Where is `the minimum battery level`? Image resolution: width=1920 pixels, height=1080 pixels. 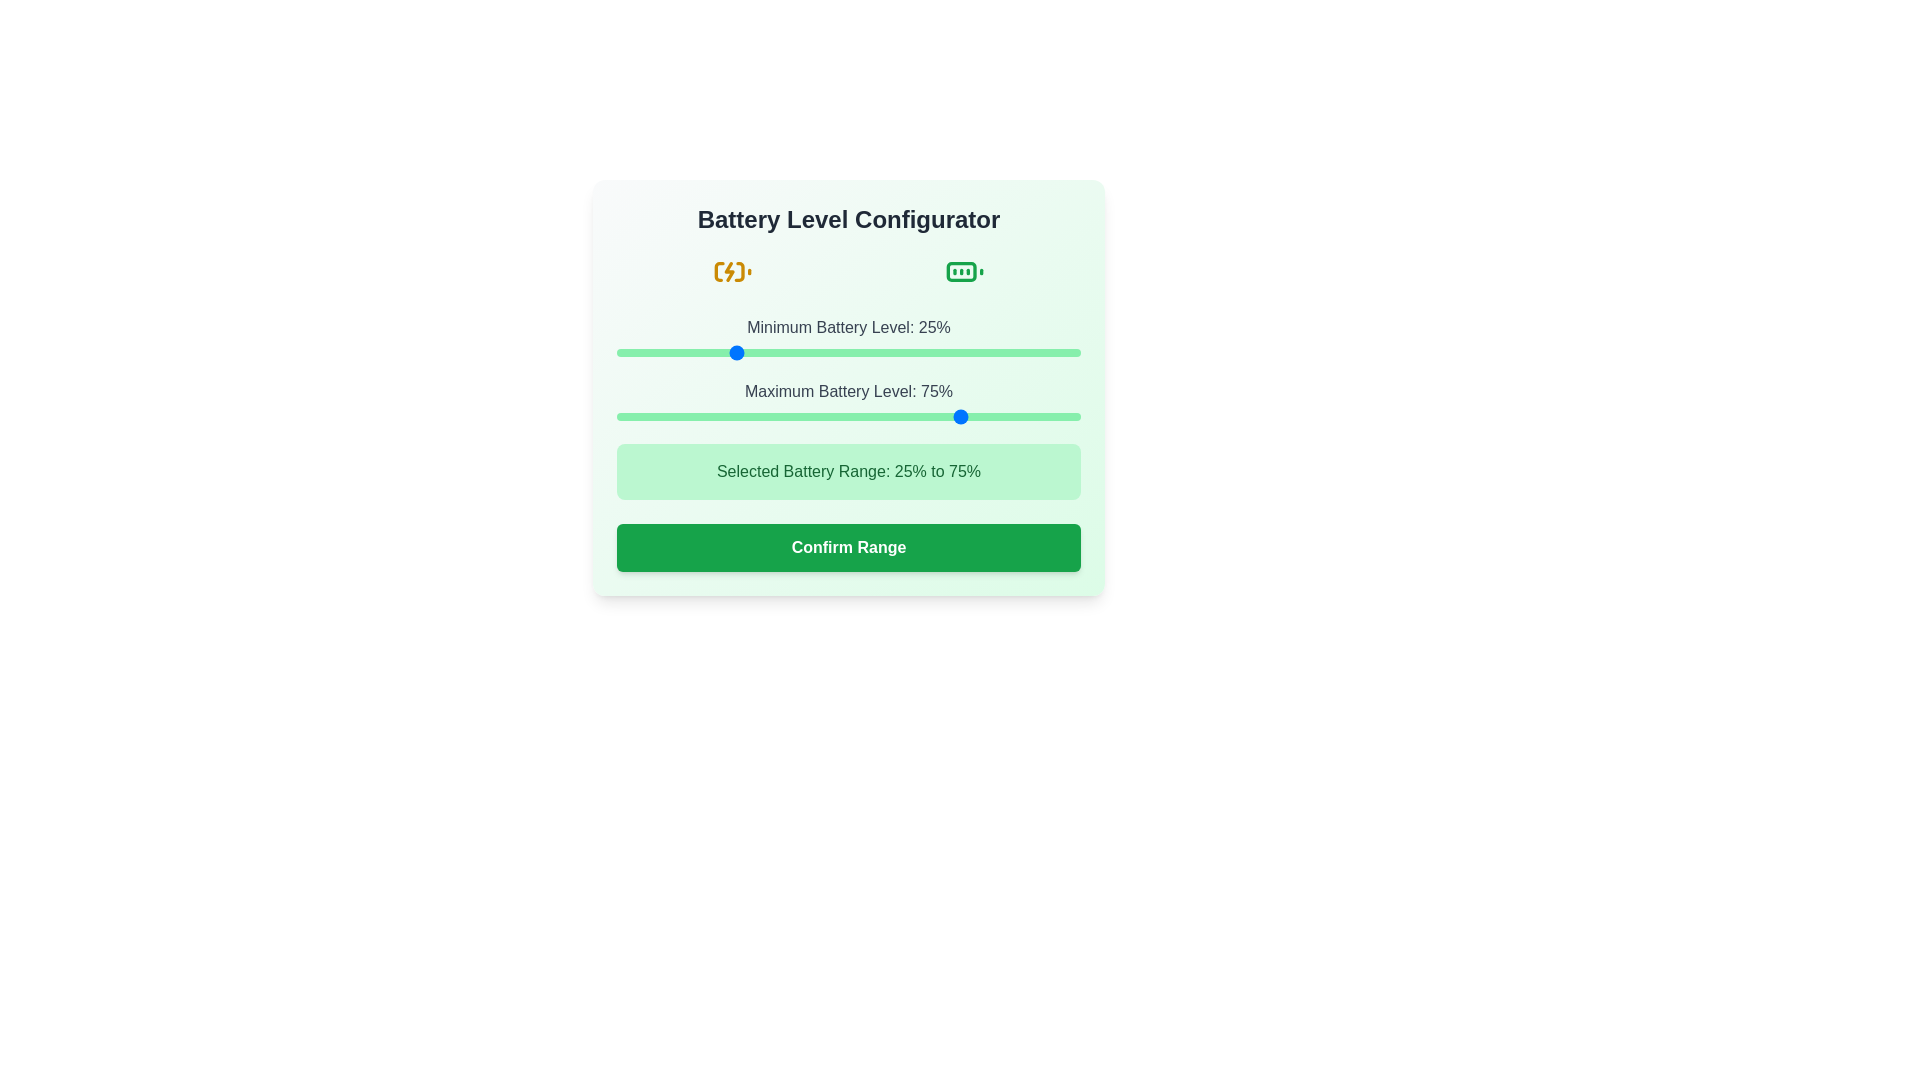
the minimum battery level is located at coordinates (741, 352).